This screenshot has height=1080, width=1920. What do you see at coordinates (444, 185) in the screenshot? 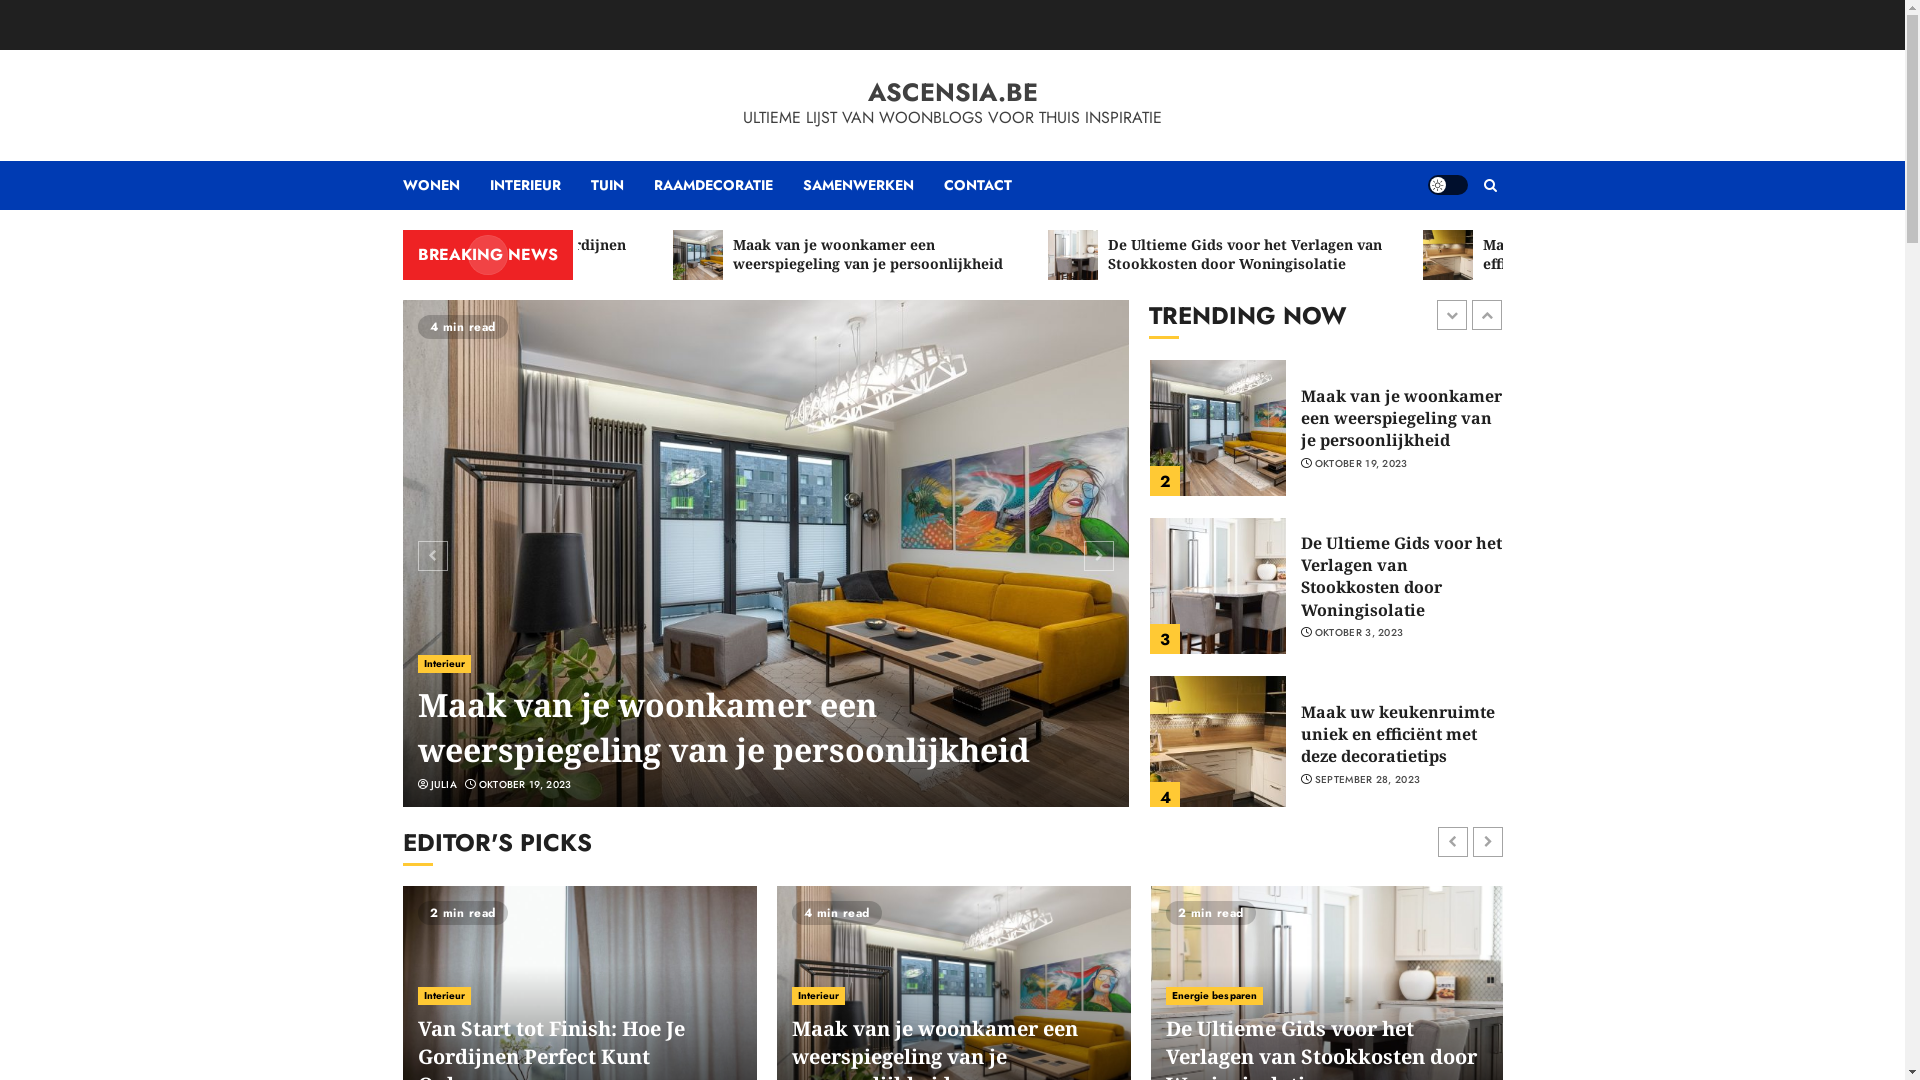
I see `'WONEN'` at bounding box center [444, 185].